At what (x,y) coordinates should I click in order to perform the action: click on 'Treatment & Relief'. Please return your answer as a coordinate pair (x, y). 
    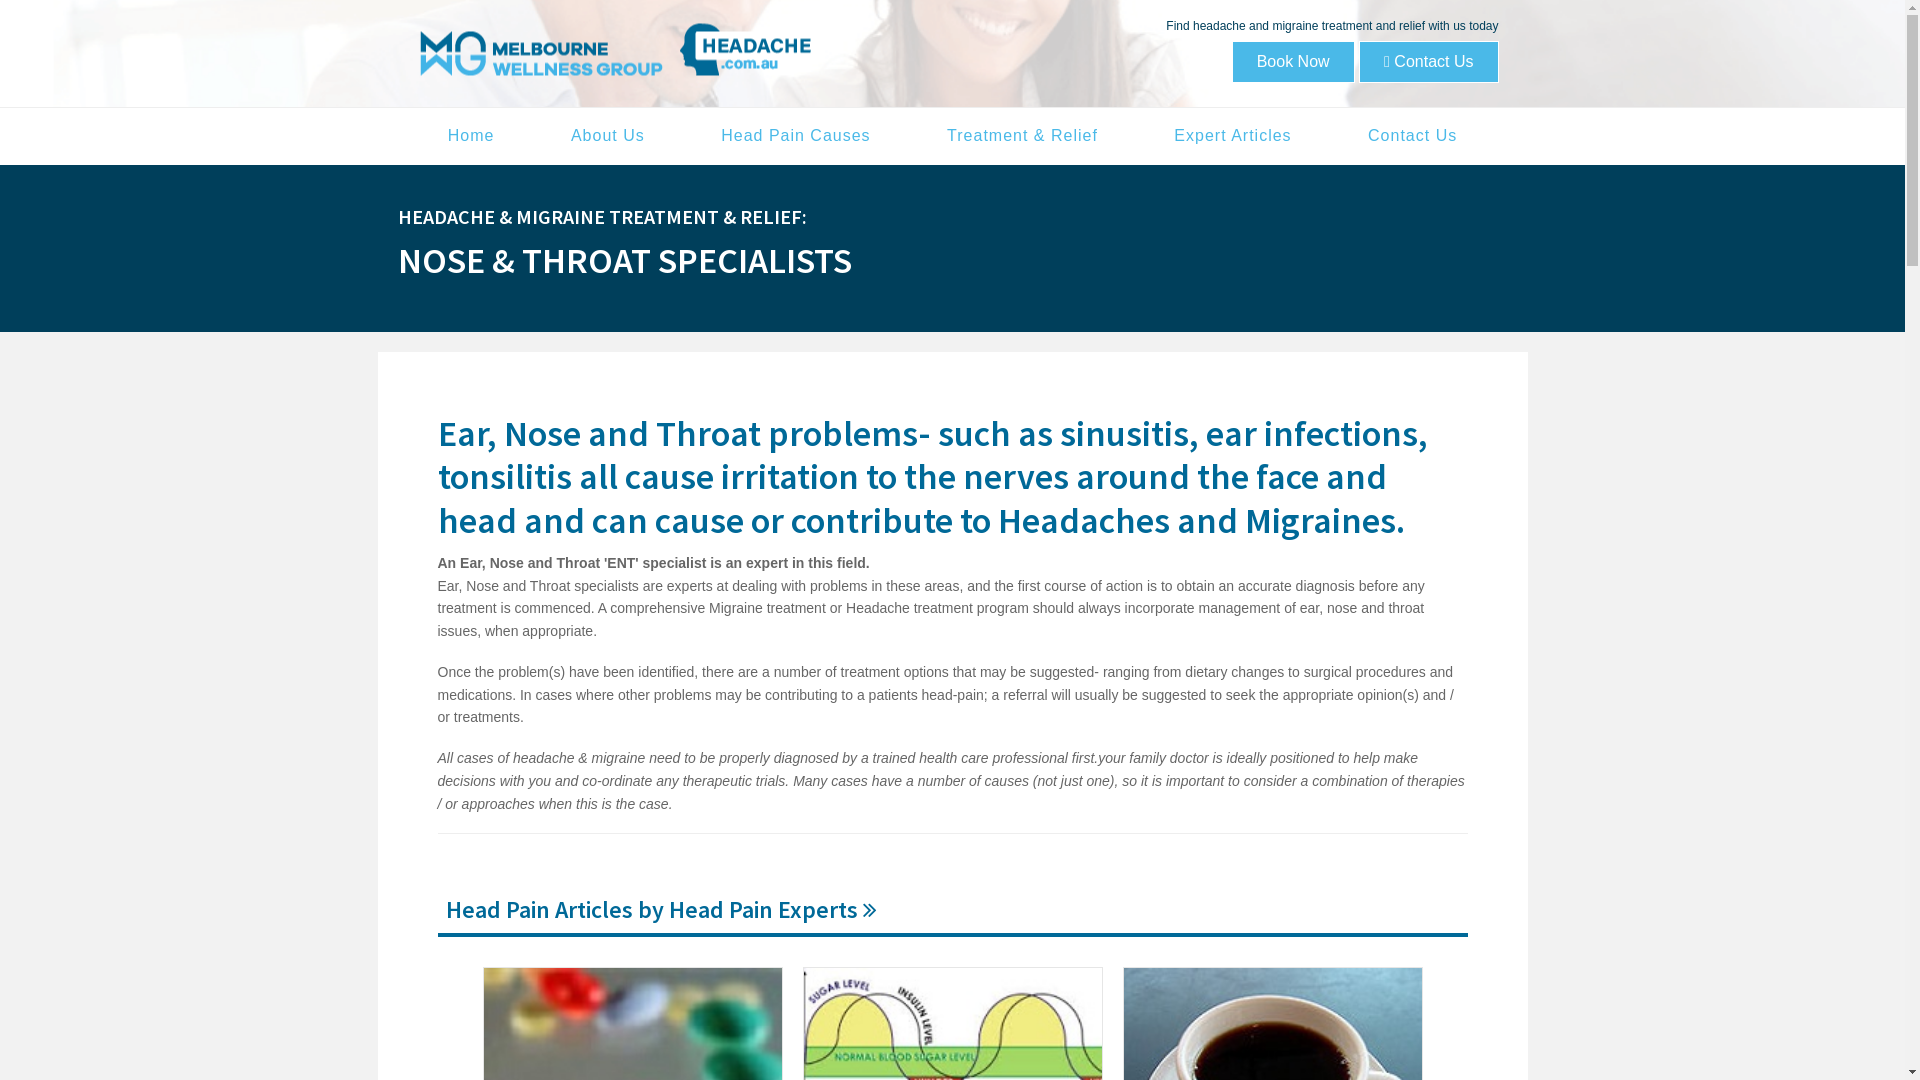
    Looking at the image, I should click on (1022, 135).